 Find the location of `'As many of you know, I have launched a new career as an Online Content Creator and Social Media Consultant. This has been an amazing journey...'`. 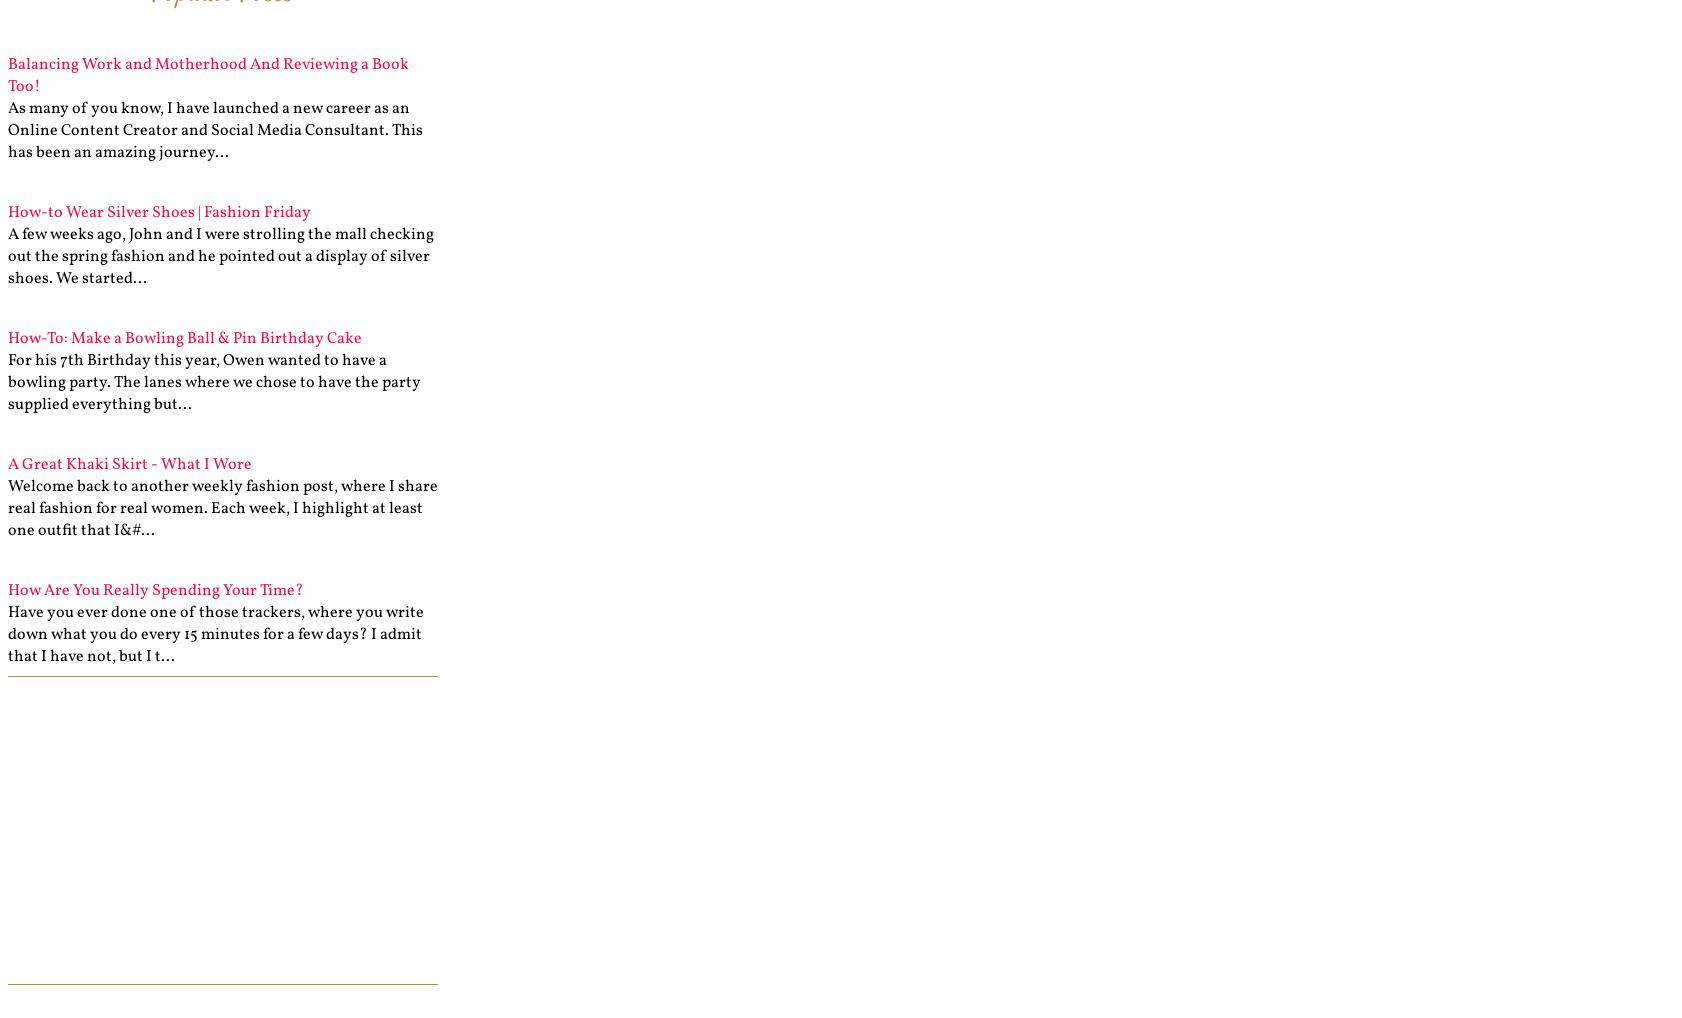

'As many of you know, I have launched a new career as an Online Content Creator and Social Media Consultant. This has been an amazing journey...' is located at coordinates (214, 130).